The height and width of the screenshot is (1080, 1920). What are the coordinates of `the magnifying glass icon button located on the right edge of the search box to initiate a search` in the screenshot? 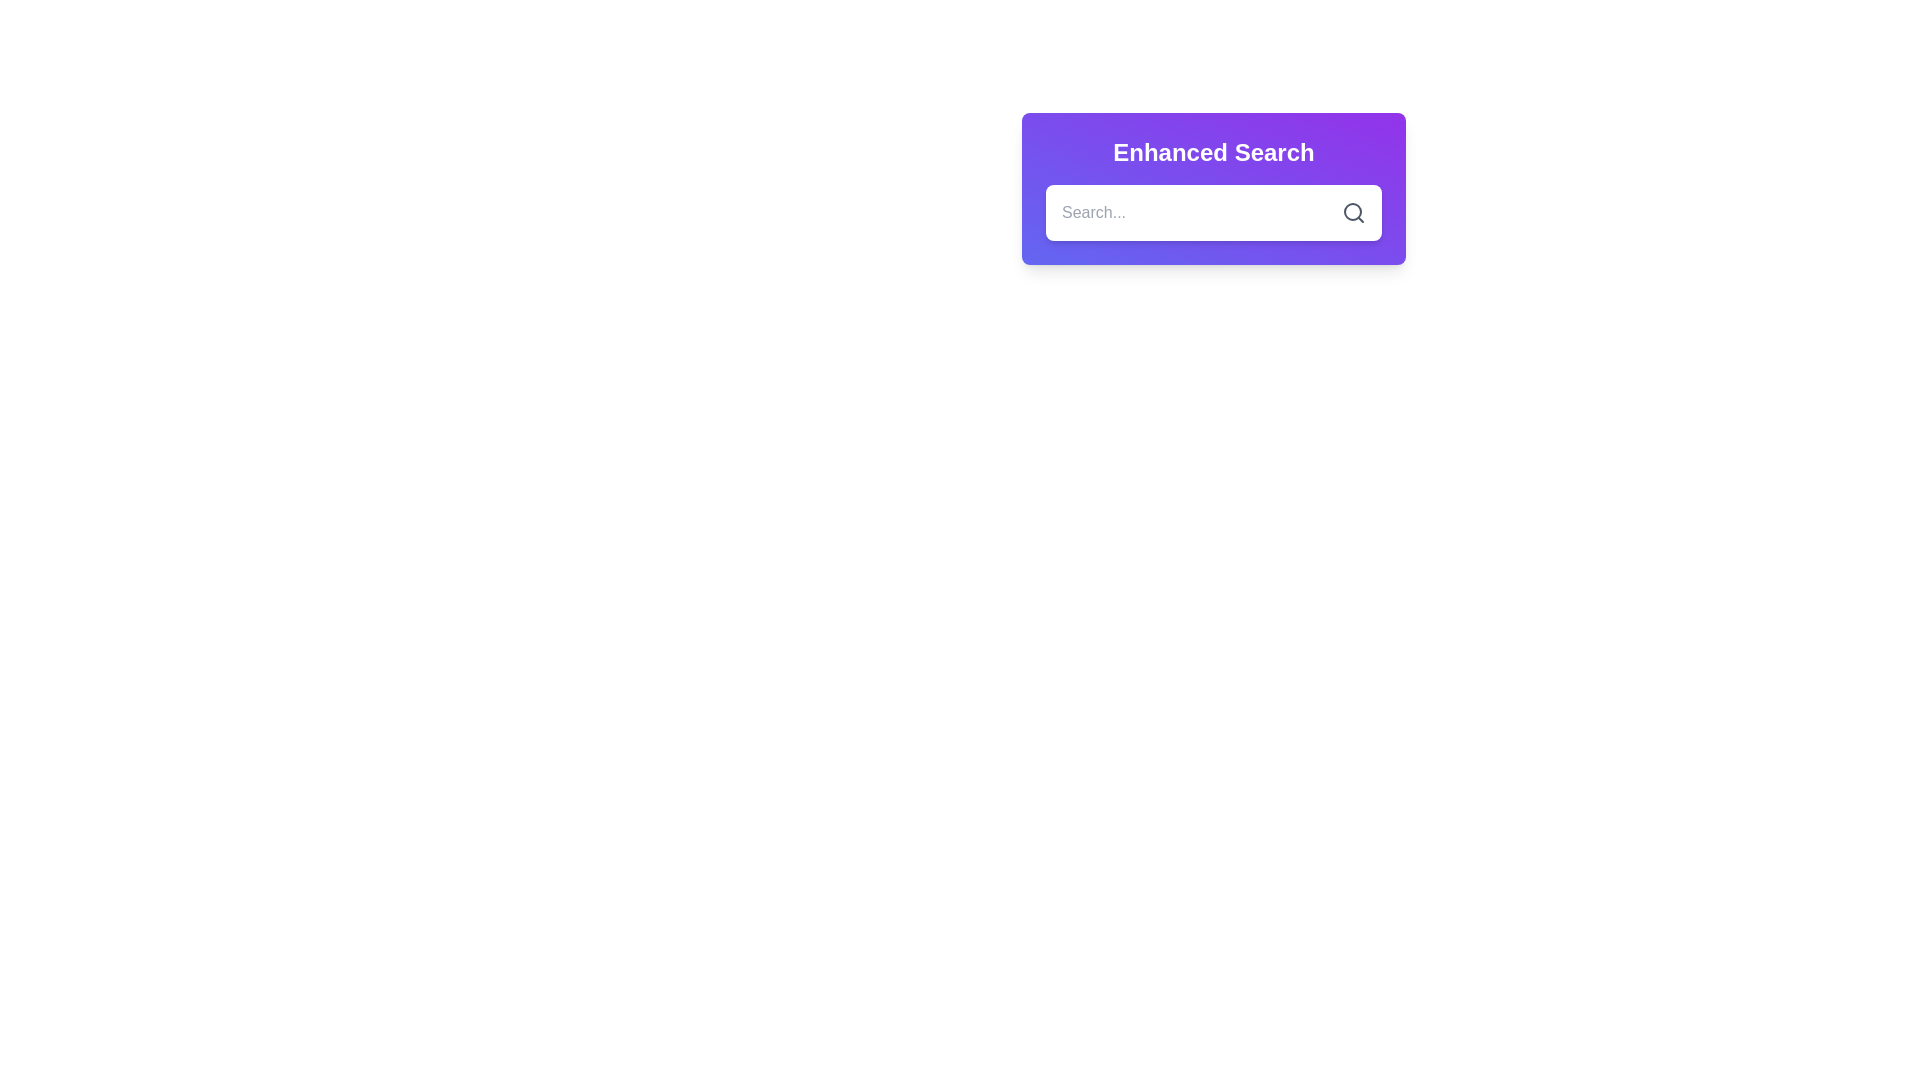 It's located at (1353, 212).